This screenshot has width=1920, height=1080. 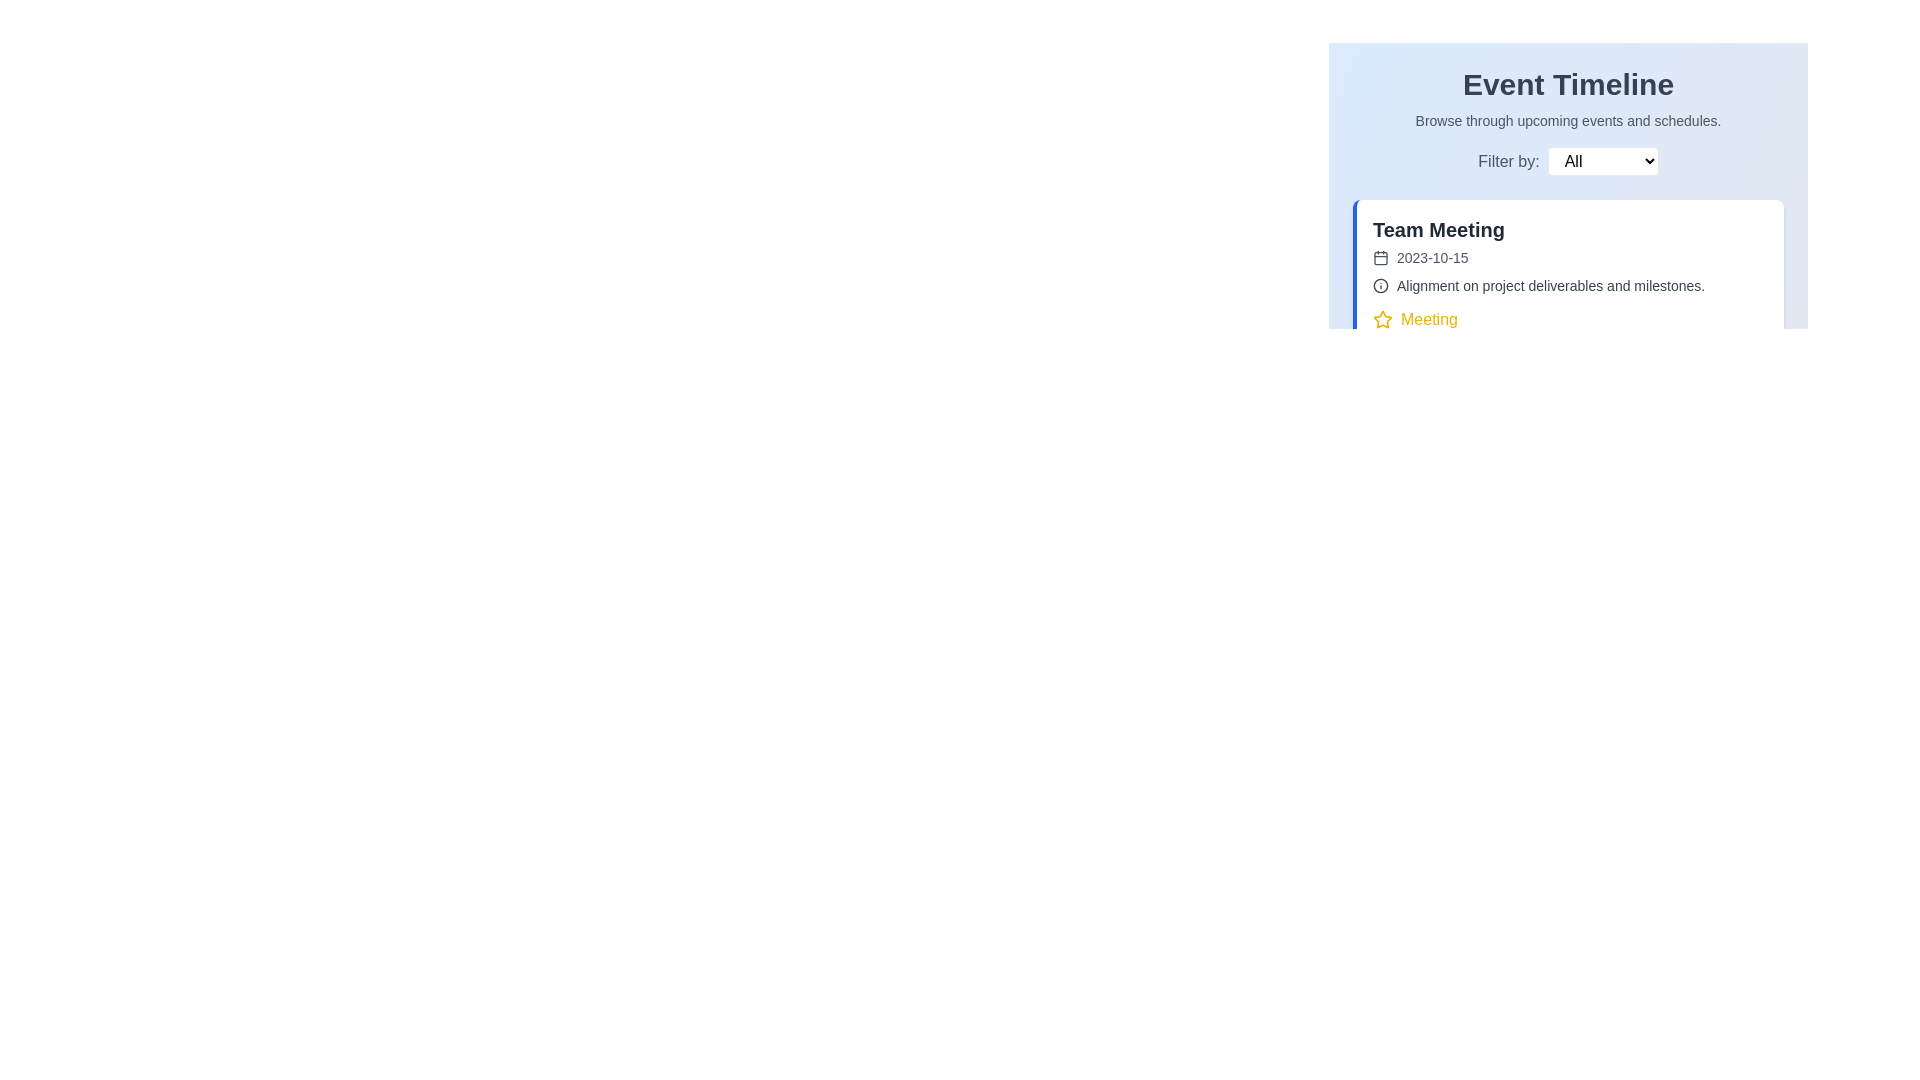 I want to click on the Dropdown menu for filtering events in the timeline, so click(x=1567, y=160).